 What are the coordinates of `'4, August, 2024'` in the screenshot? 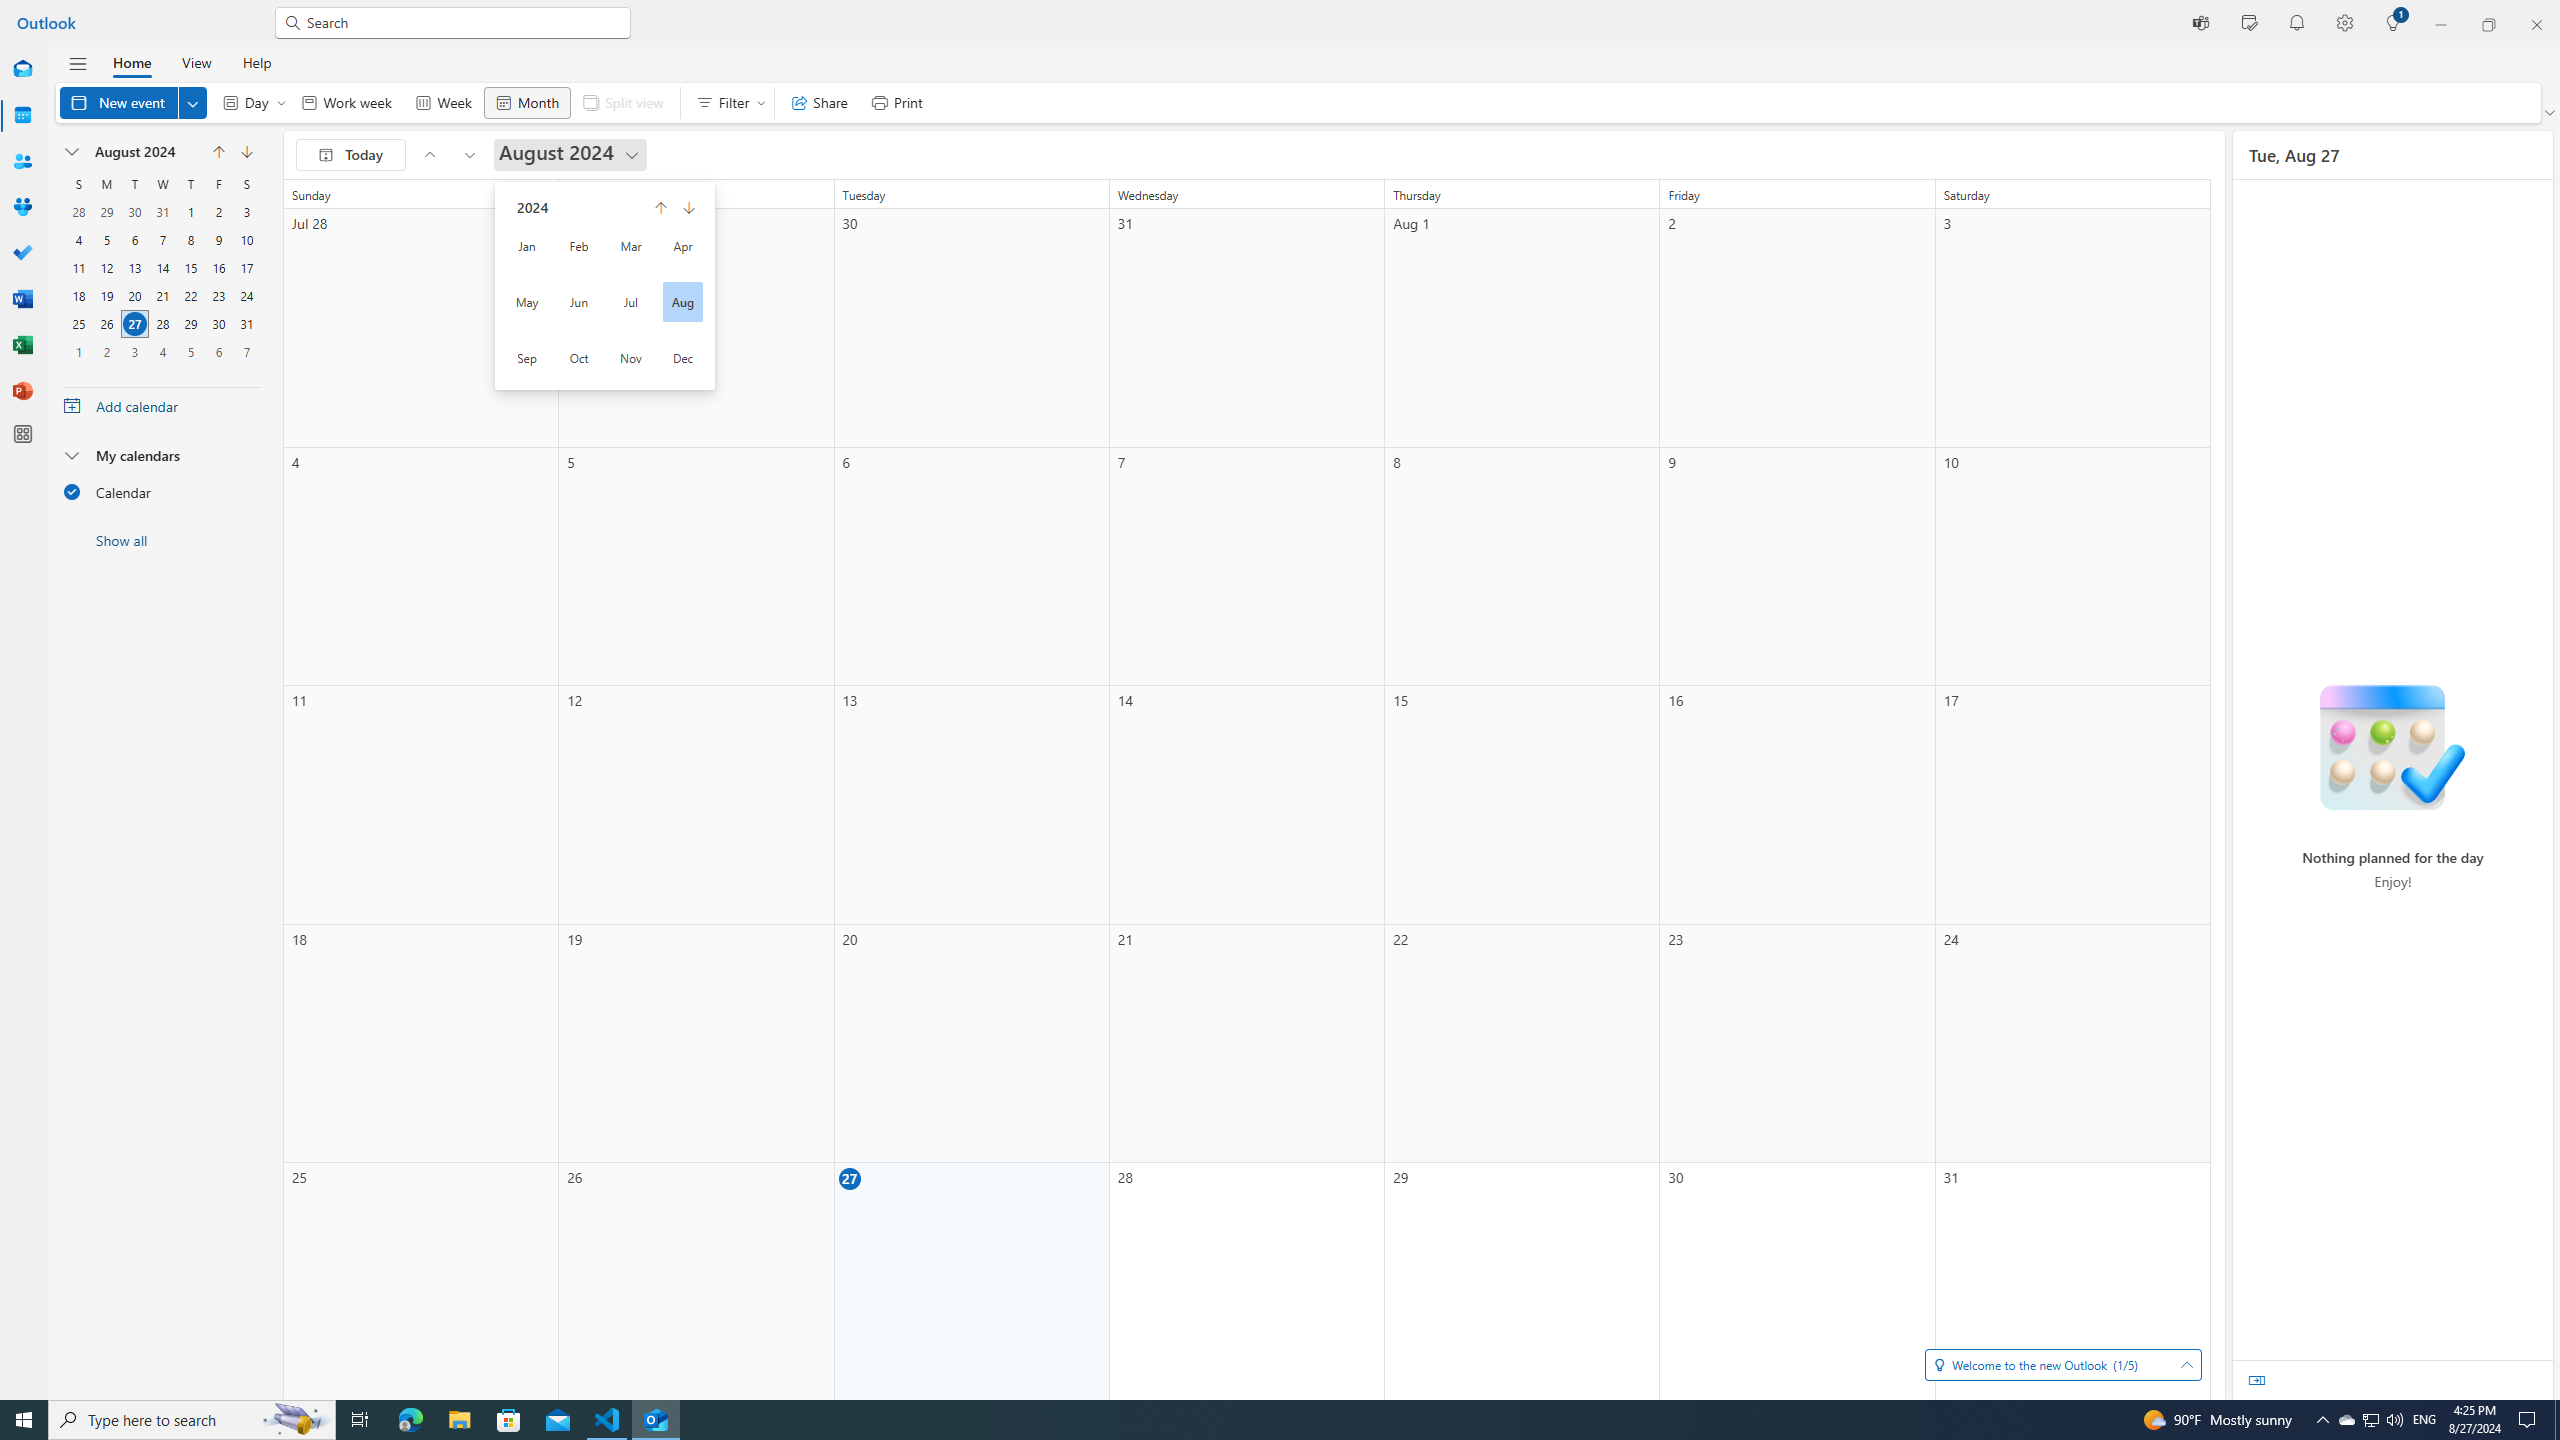 It's located at (77, 238).